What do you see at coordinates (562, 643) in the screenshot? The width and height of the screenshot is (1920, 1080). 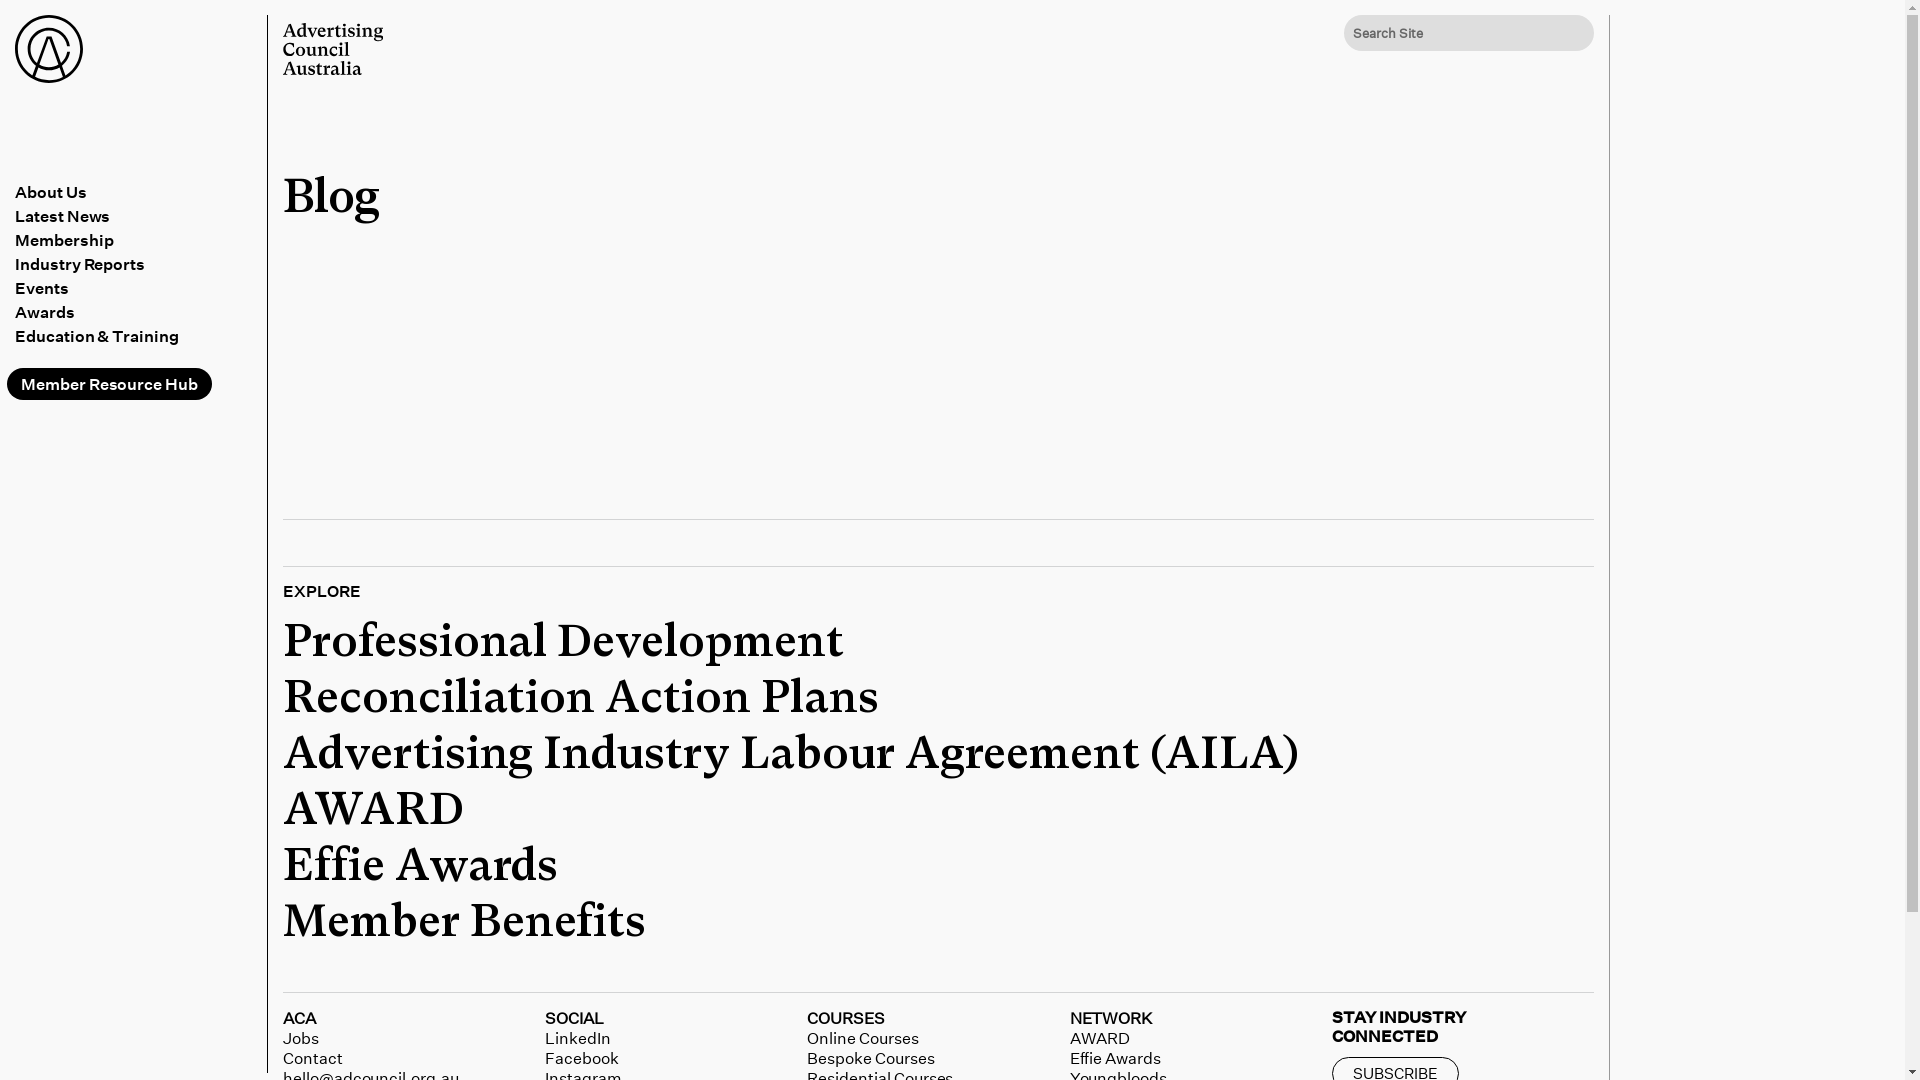 I see `'Professional Development'` at bounding box center [562, 643].